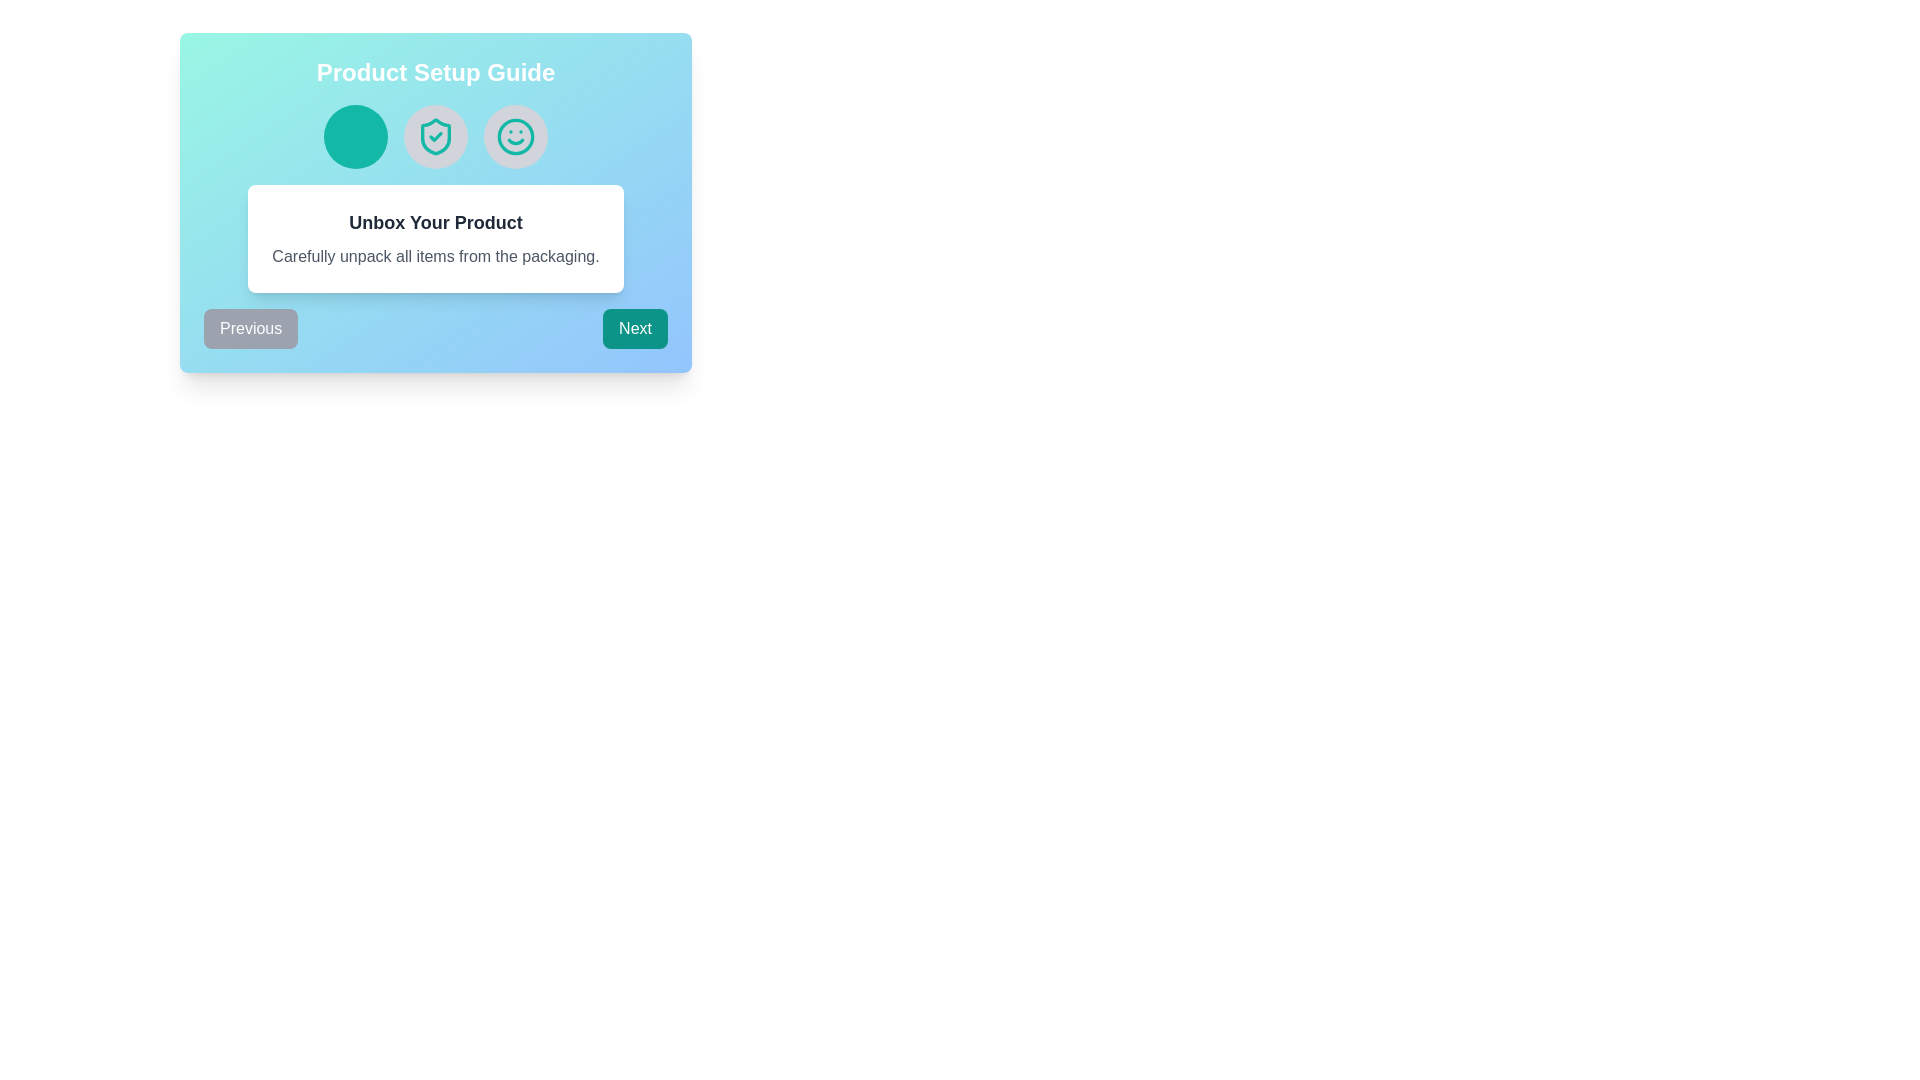  What do you see at coordinates (515, 136) in the screenshot?
I see `the teal circular graphical element, which is the outermost boundary of the icon at the third position in a horizontal array of three icons at the top of the guide interface` at bounding box center [515, 136].